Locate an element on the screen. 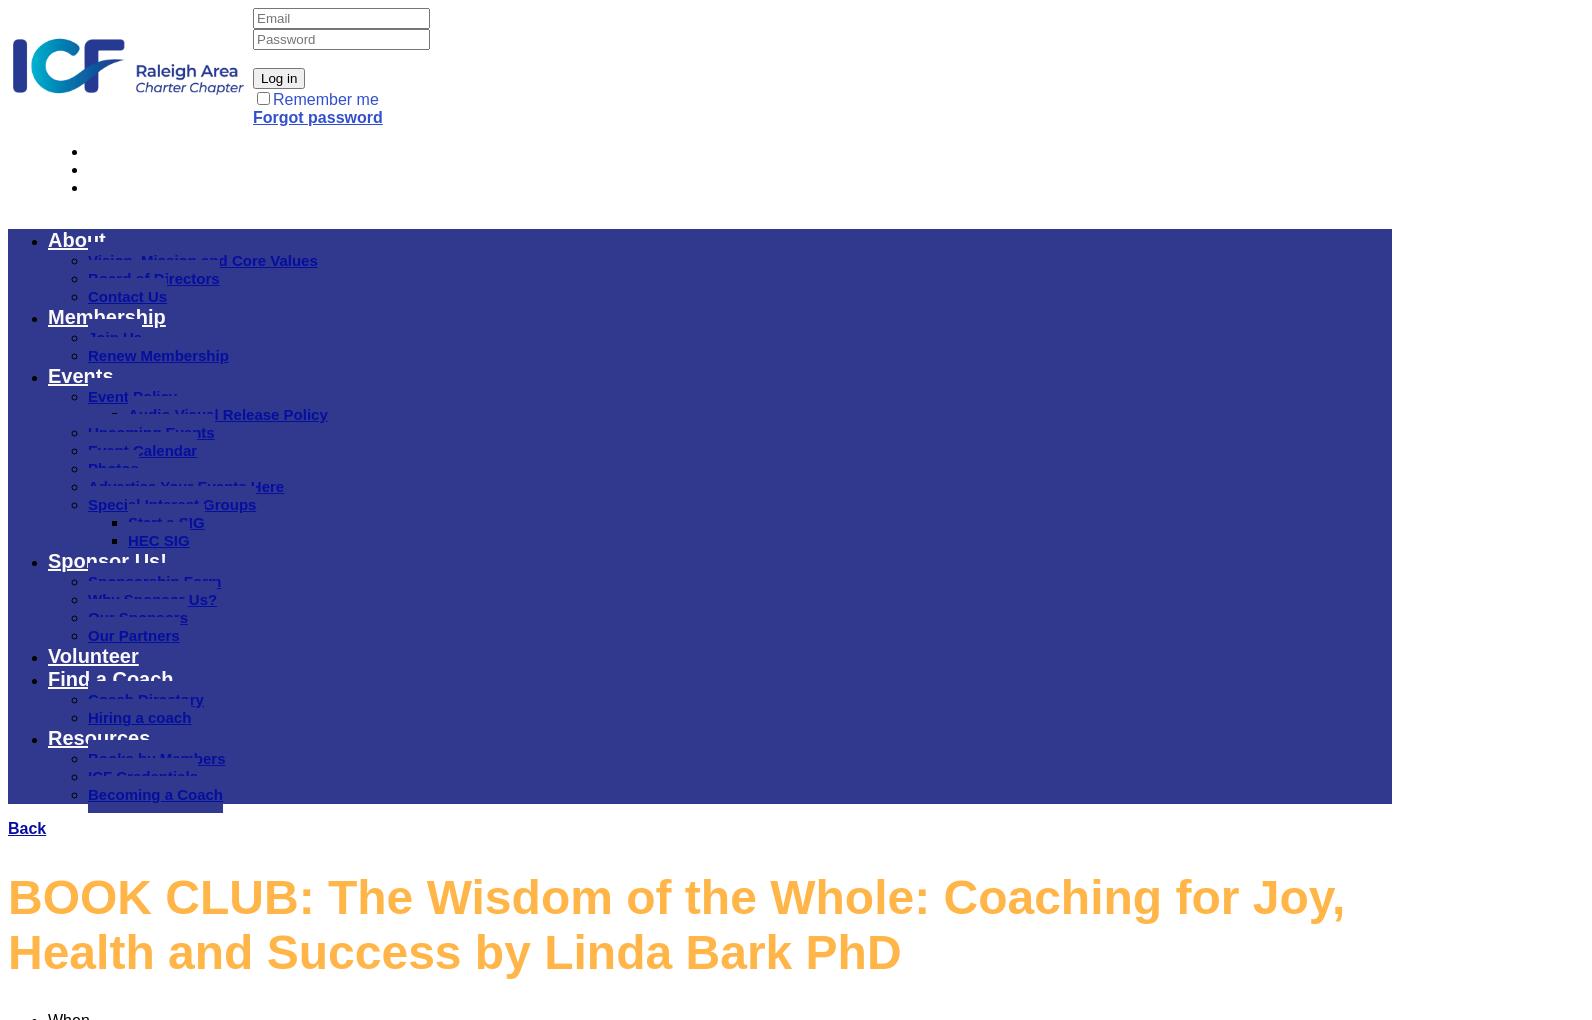 The width and height of the screenshot is (1592, 1020). 'BOOK CLUB:  The Wisdom of the Whole: Coaching for Joy, Health and Success by Linda Bark PhD' is located at coordinates (675, 925).